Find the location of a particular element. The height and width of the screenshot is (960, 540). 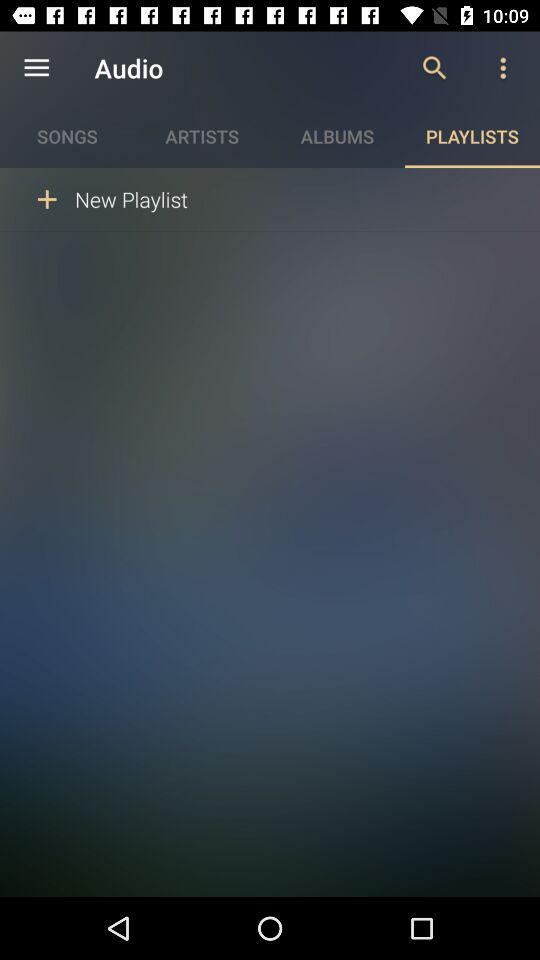

icon above playlists is located at coordinates (502, 68).